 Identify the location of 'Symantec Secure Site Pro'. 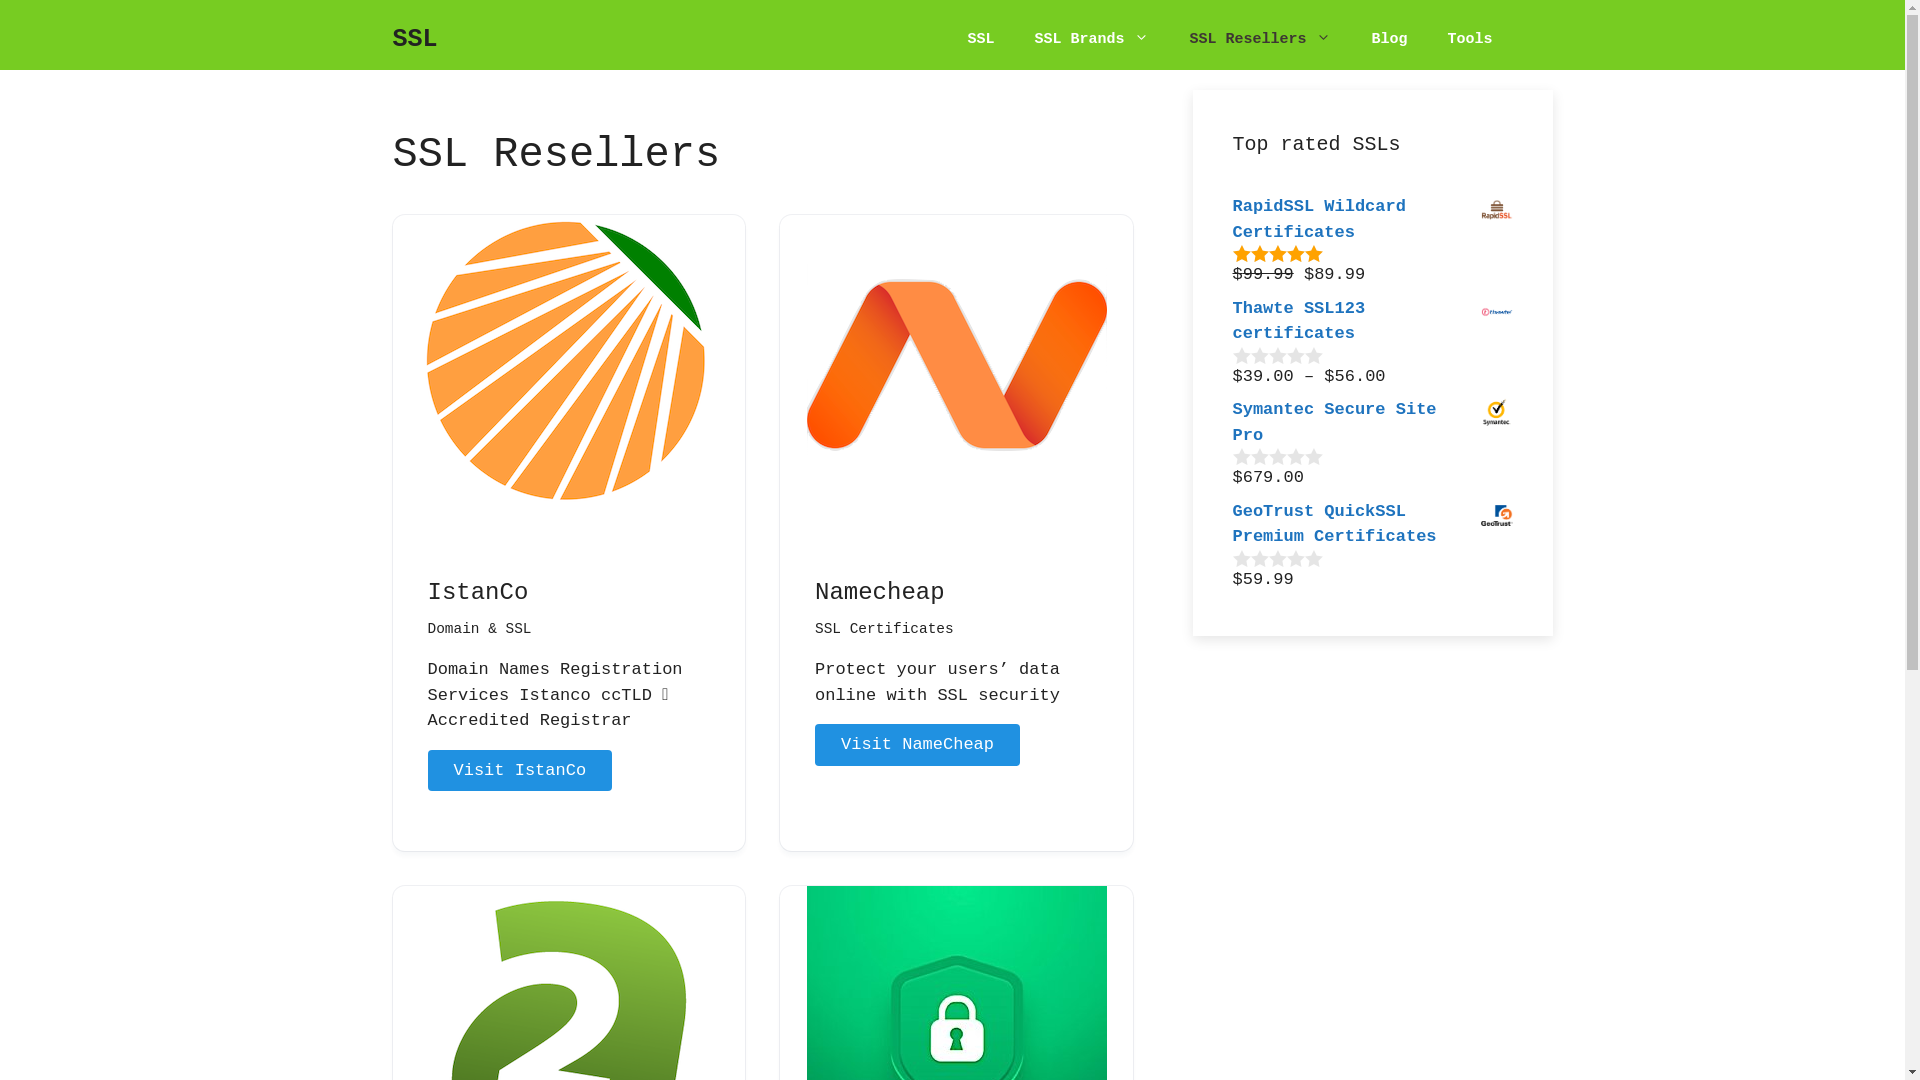
(1371, 421).